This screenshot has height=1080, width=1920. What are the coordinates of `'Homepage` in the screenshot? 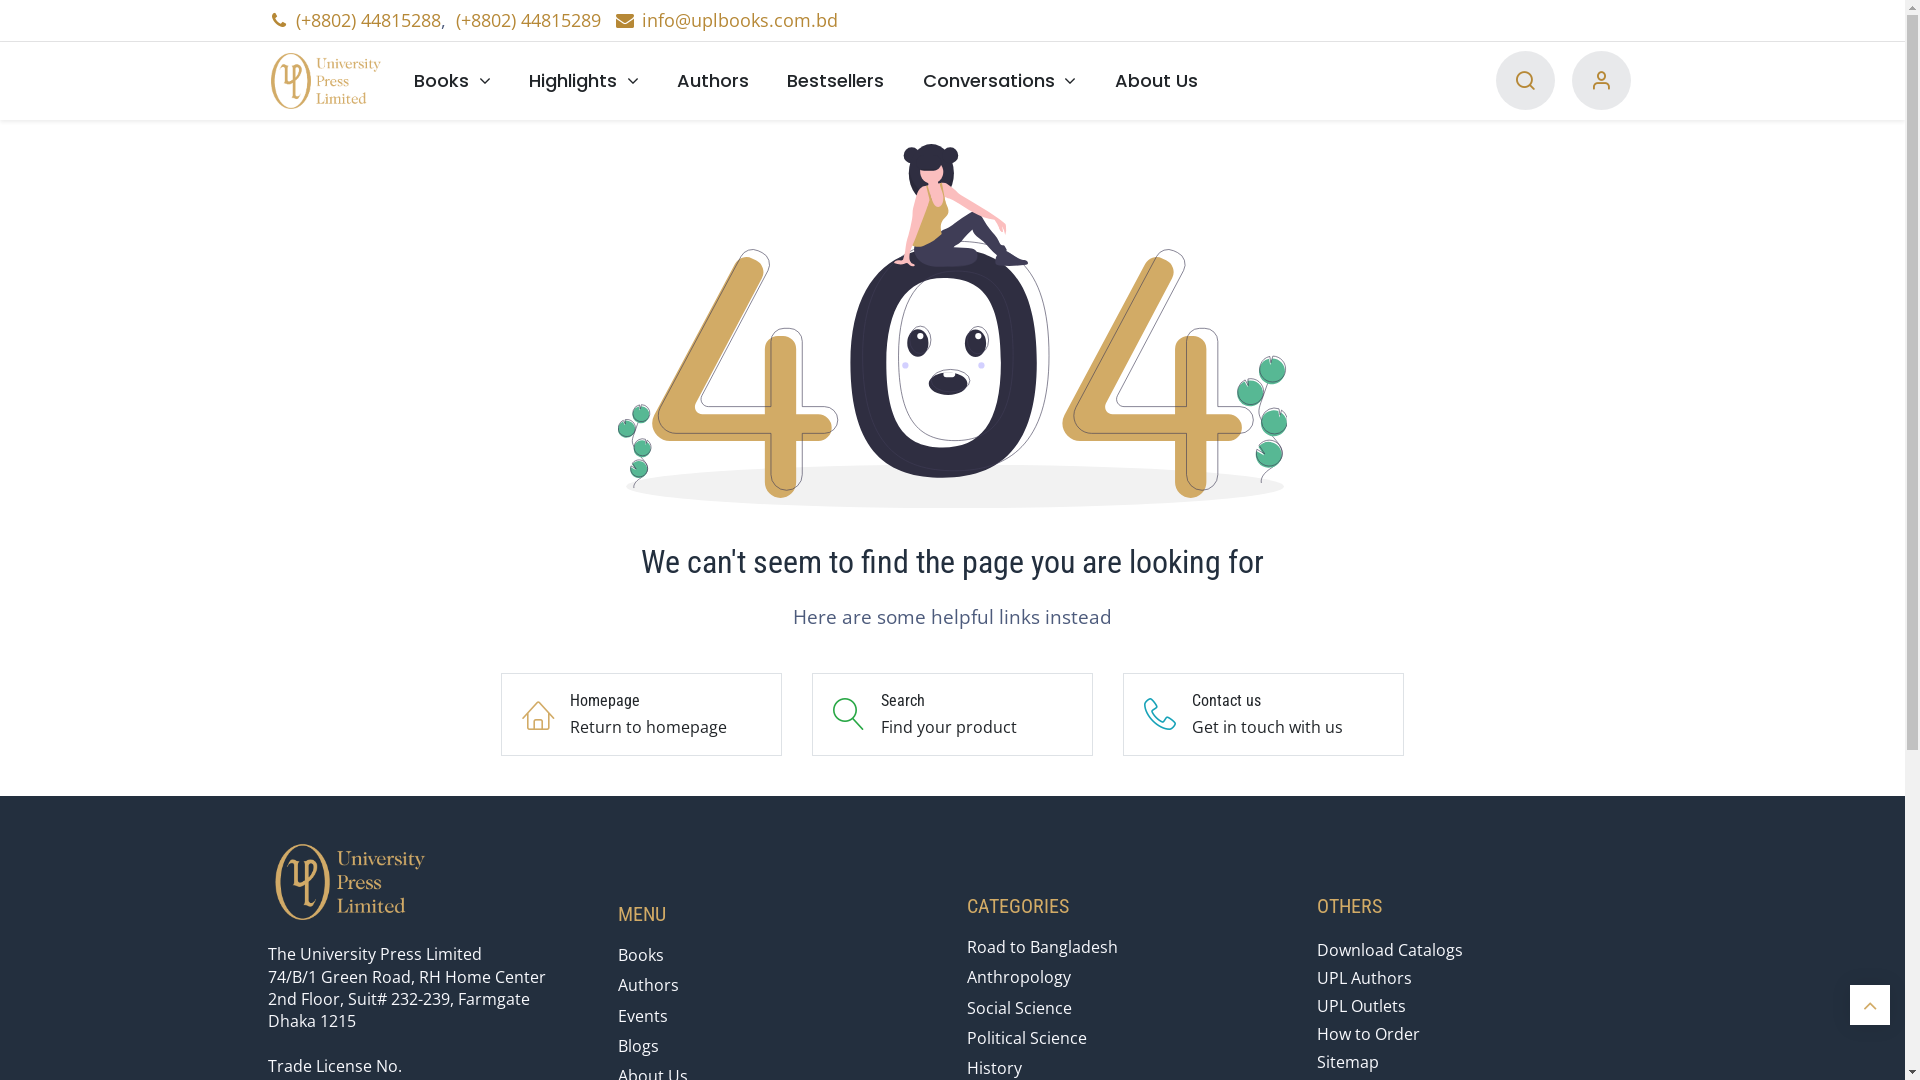 It's located at (641, 713).